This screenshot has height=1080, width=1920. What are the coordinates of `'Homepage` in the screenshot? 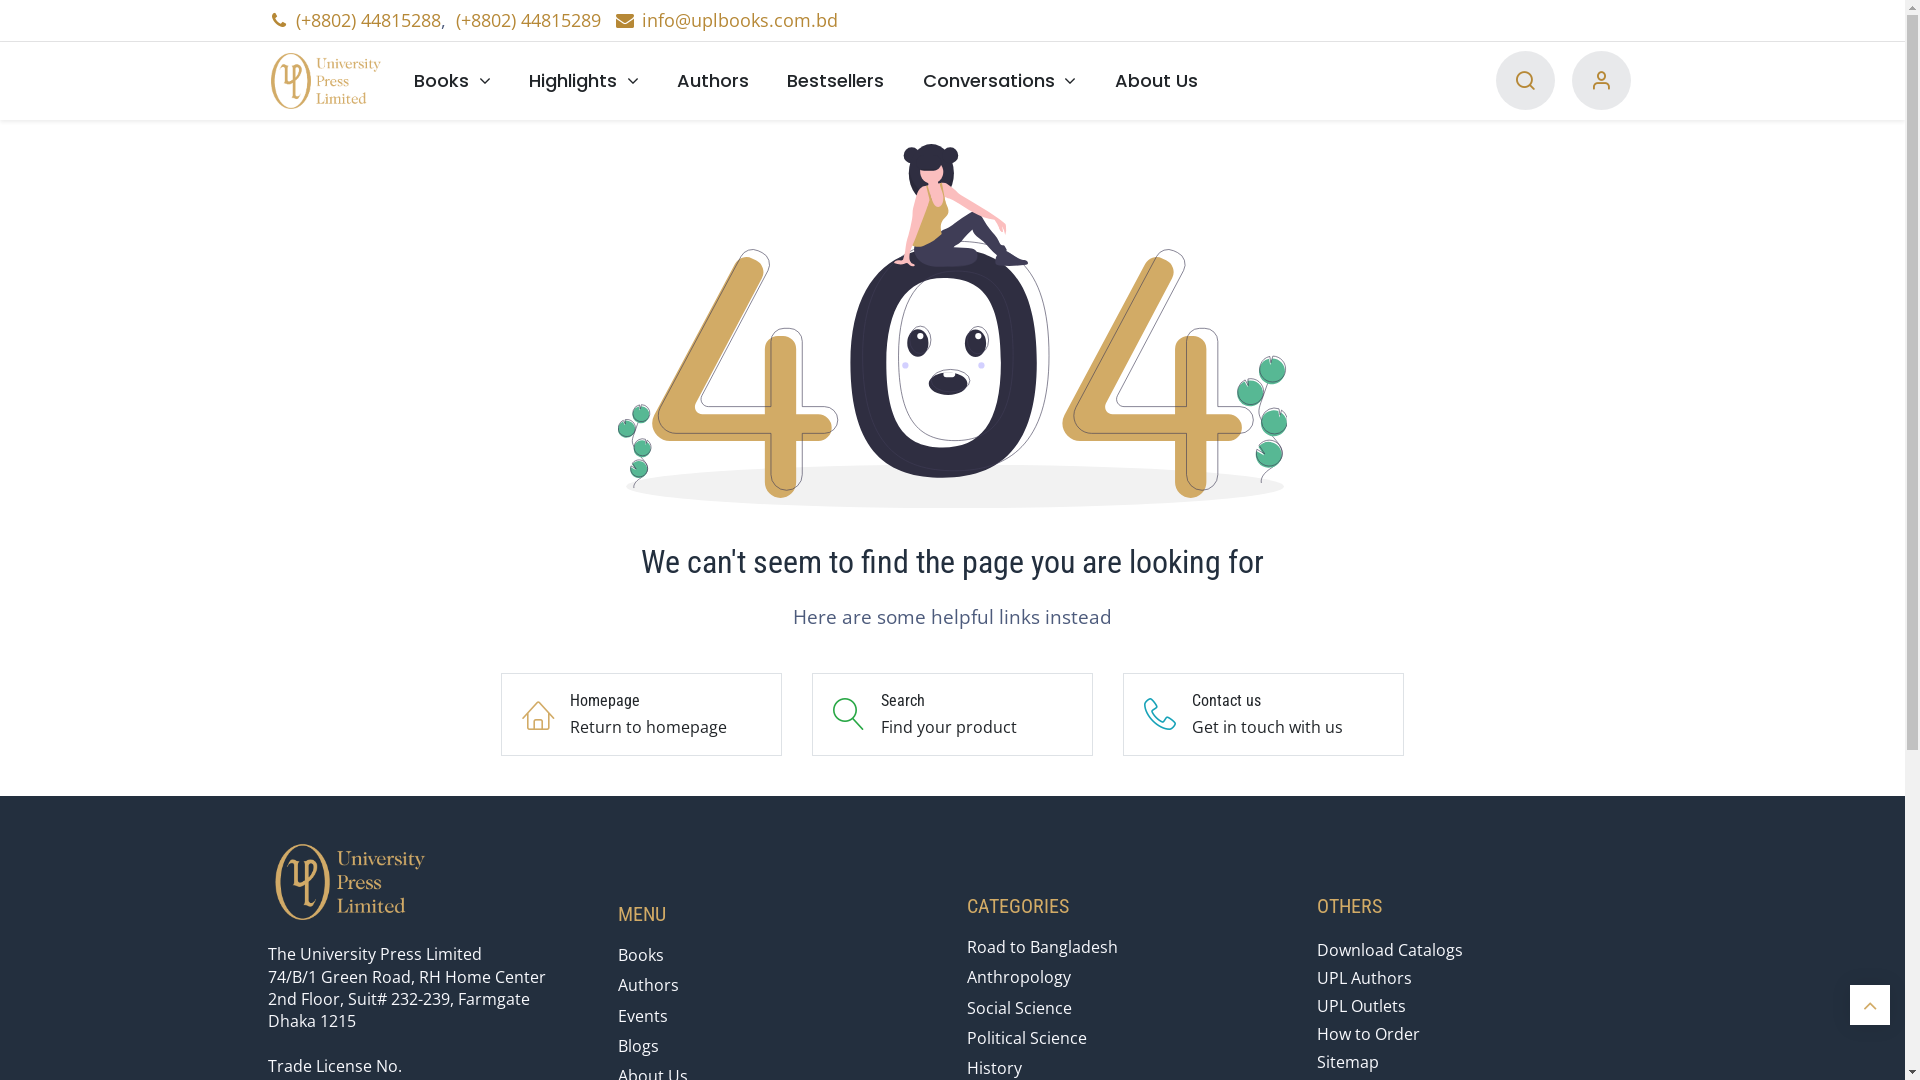 It's located at (641, 713).